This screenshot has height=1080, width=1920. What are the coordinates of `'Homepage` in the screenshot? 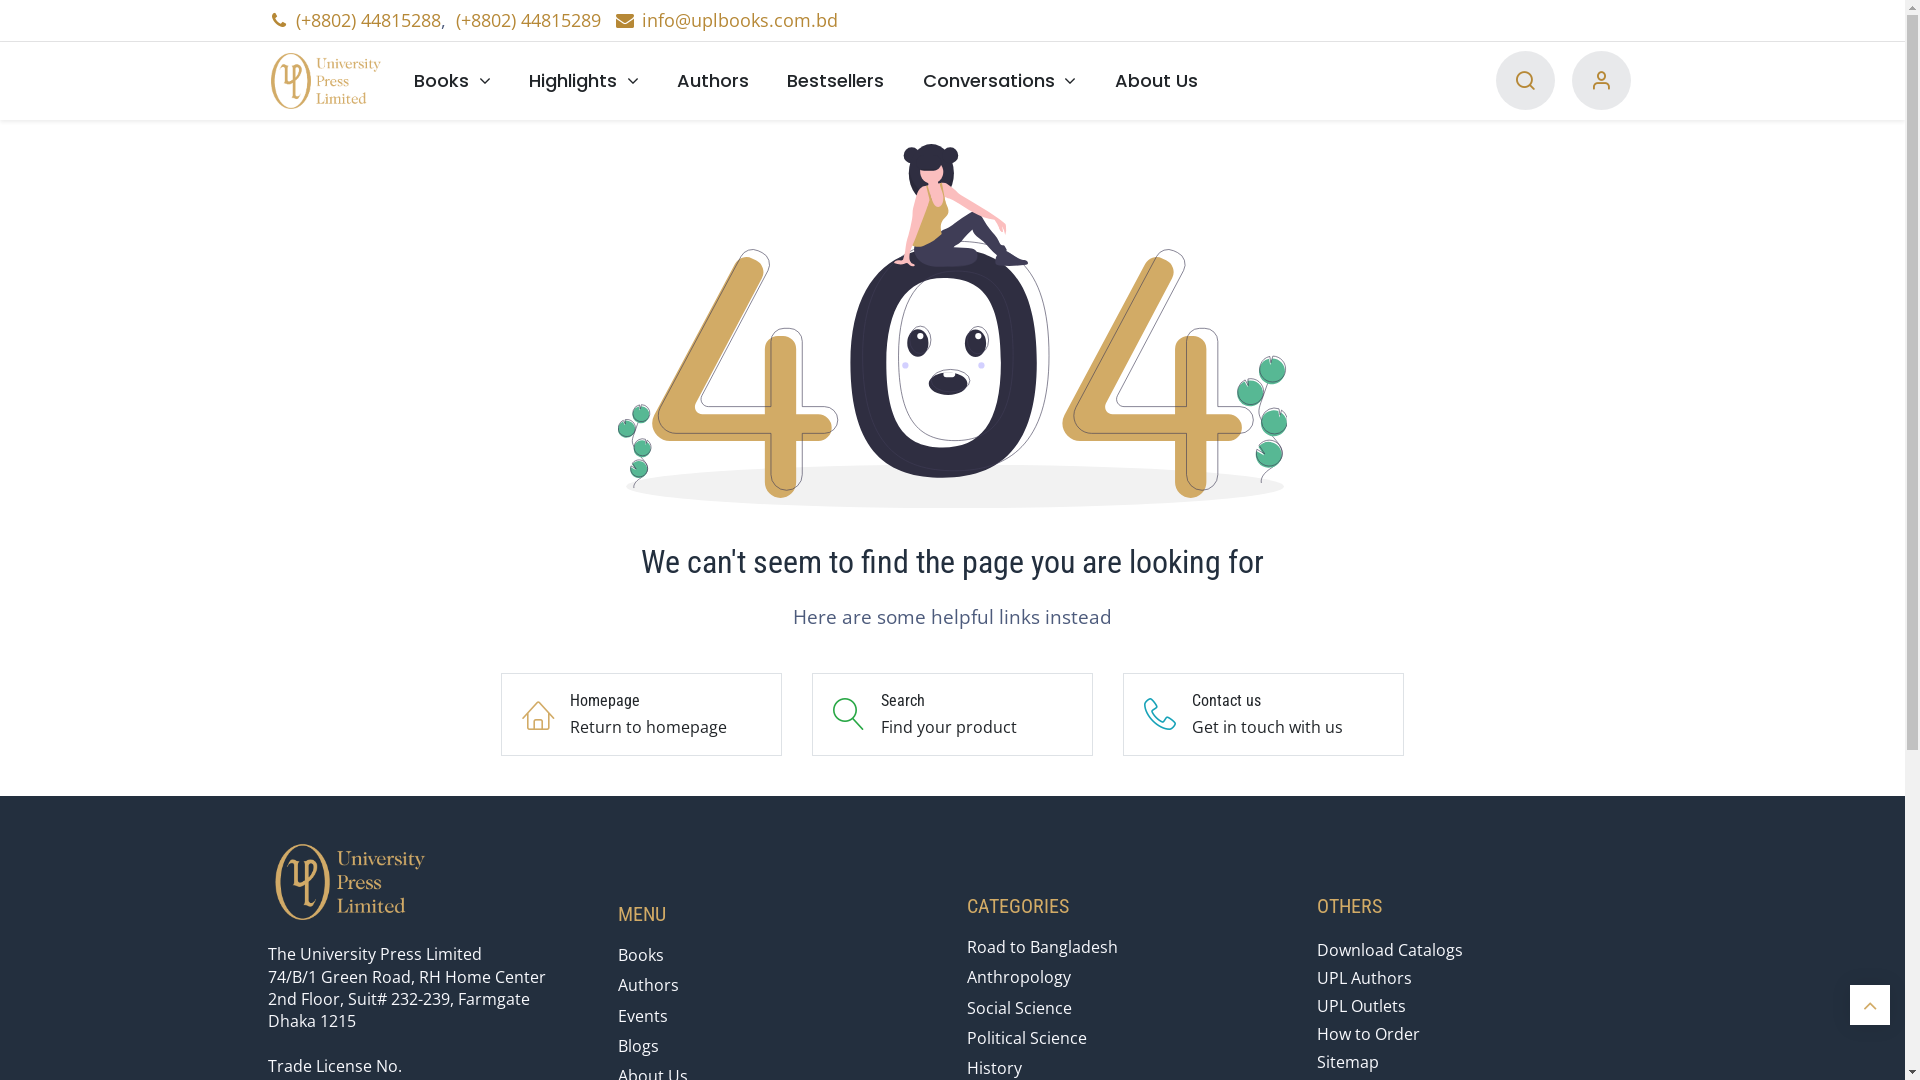 It's located at (641, 713).